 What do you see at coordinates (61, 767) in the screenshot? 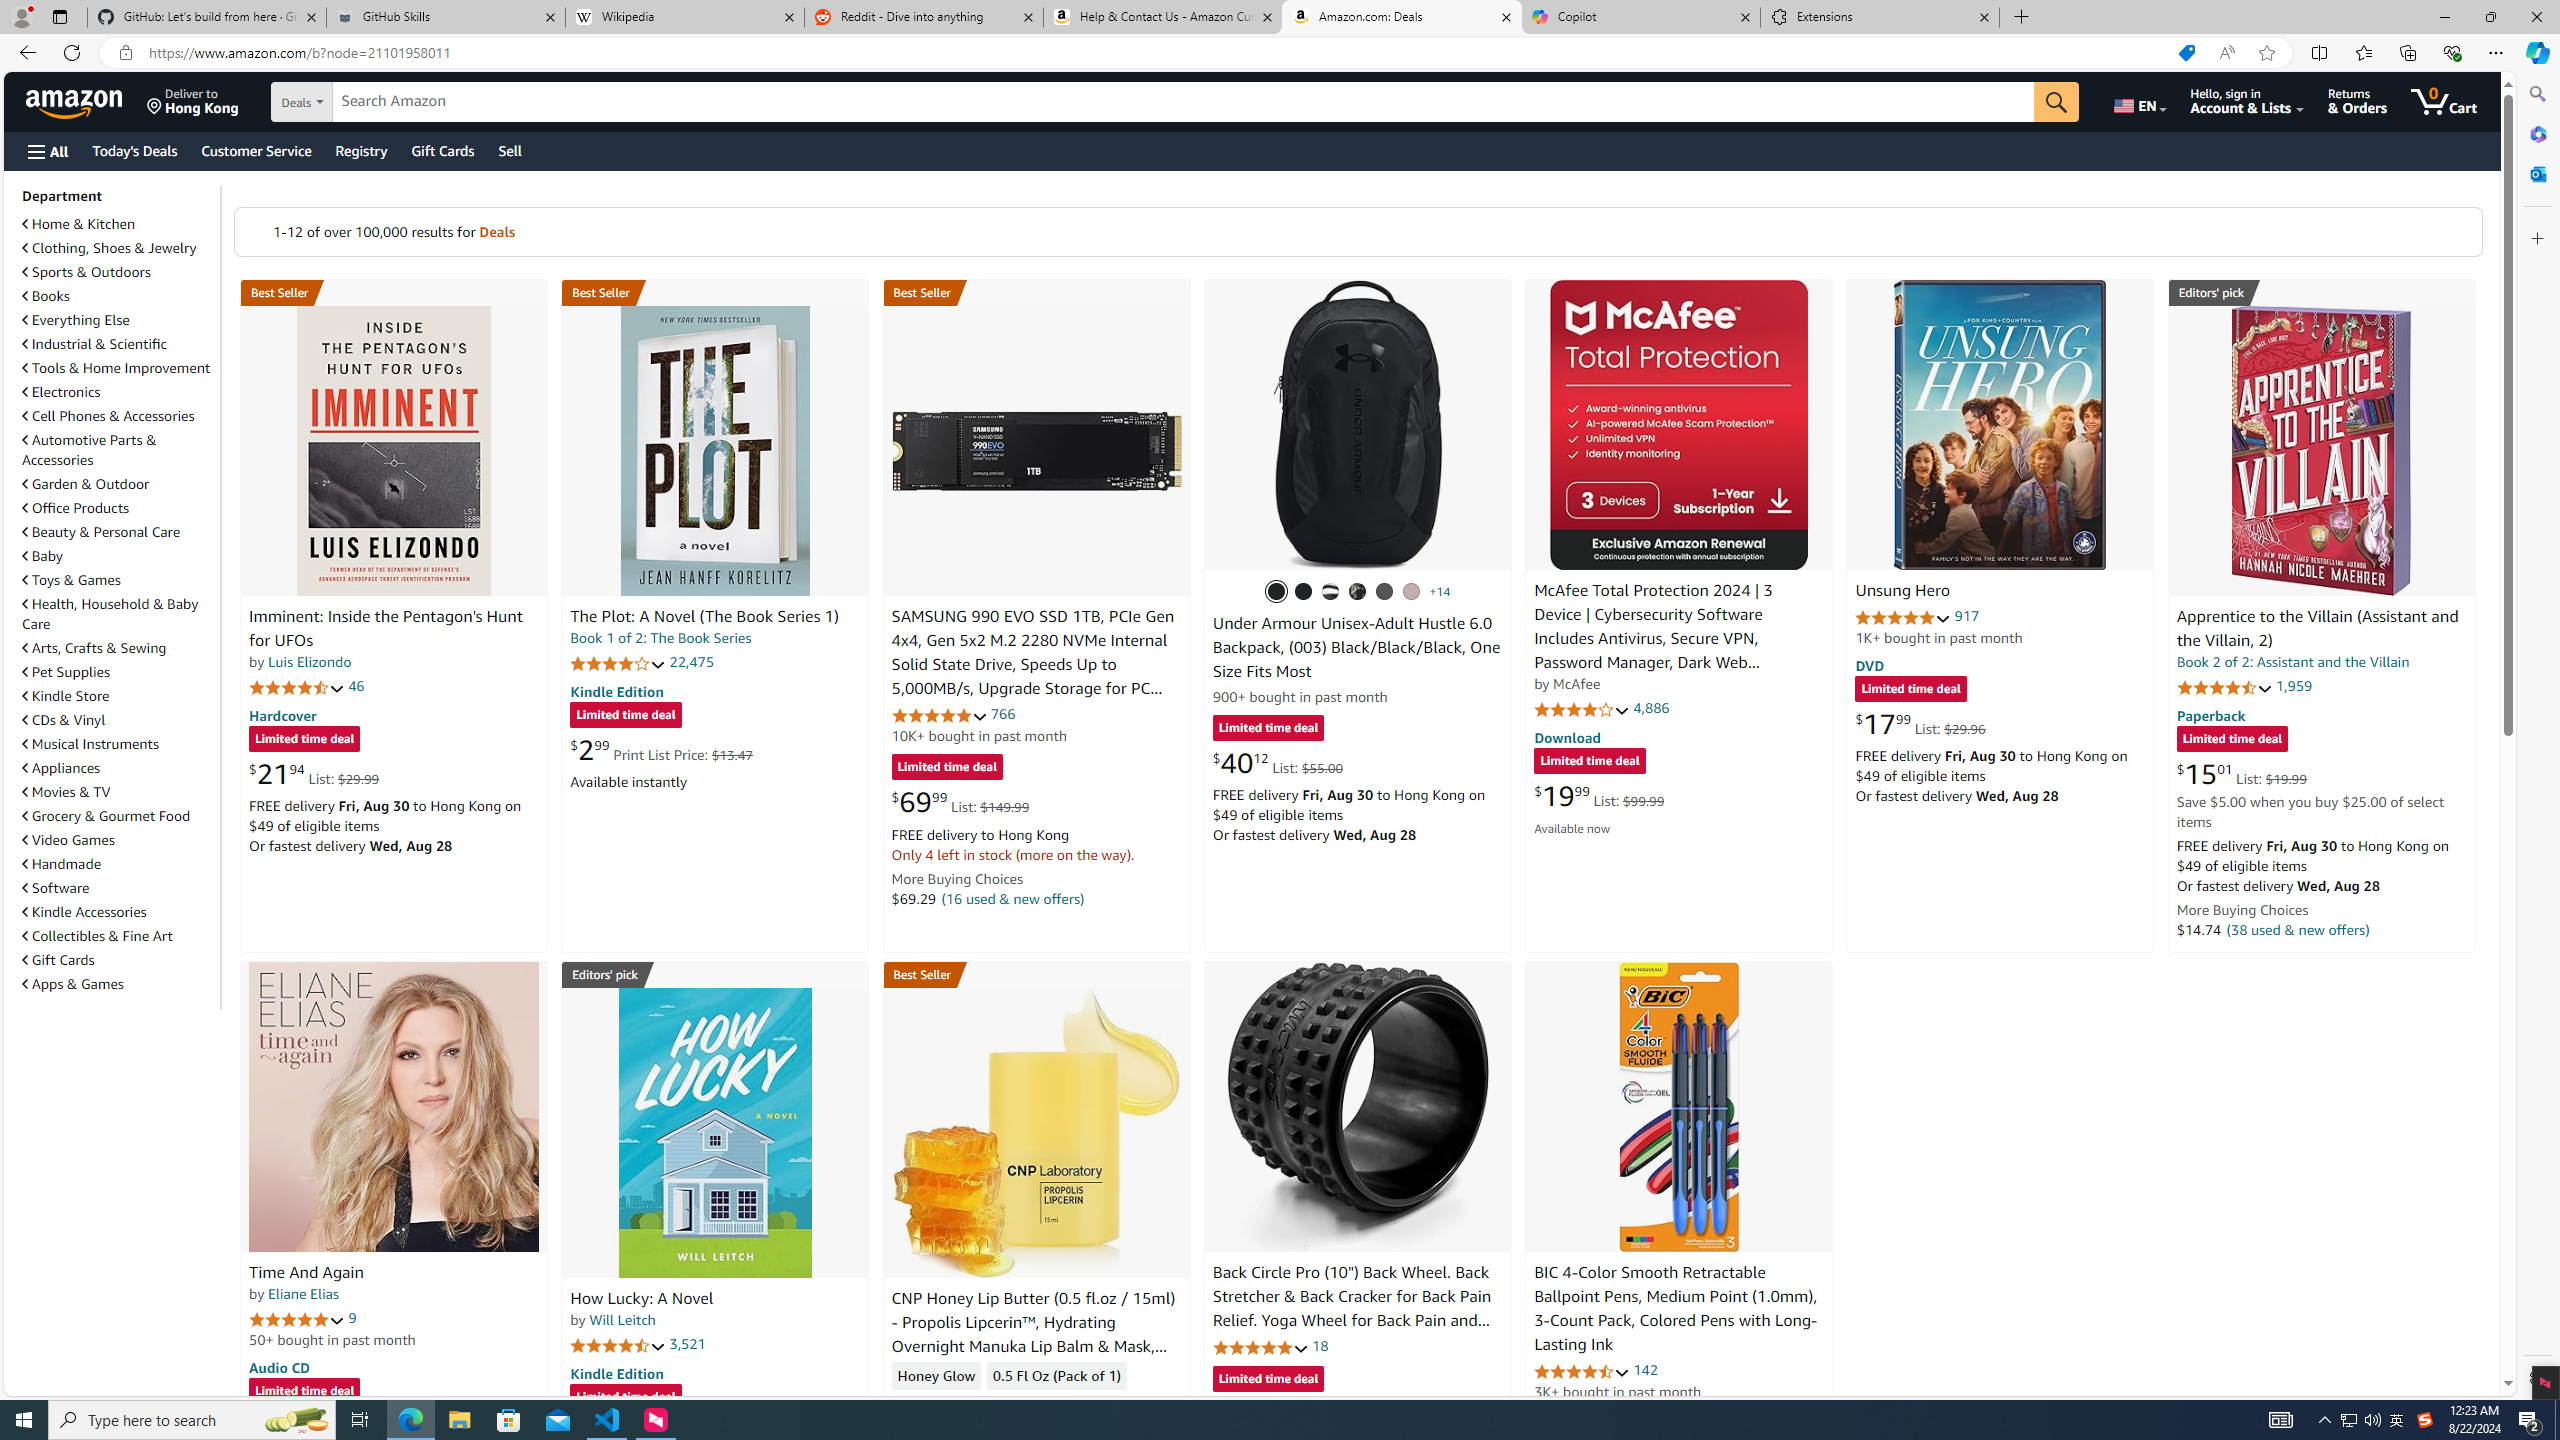
I see `'Appliances'` at bounding box center [61, 767].